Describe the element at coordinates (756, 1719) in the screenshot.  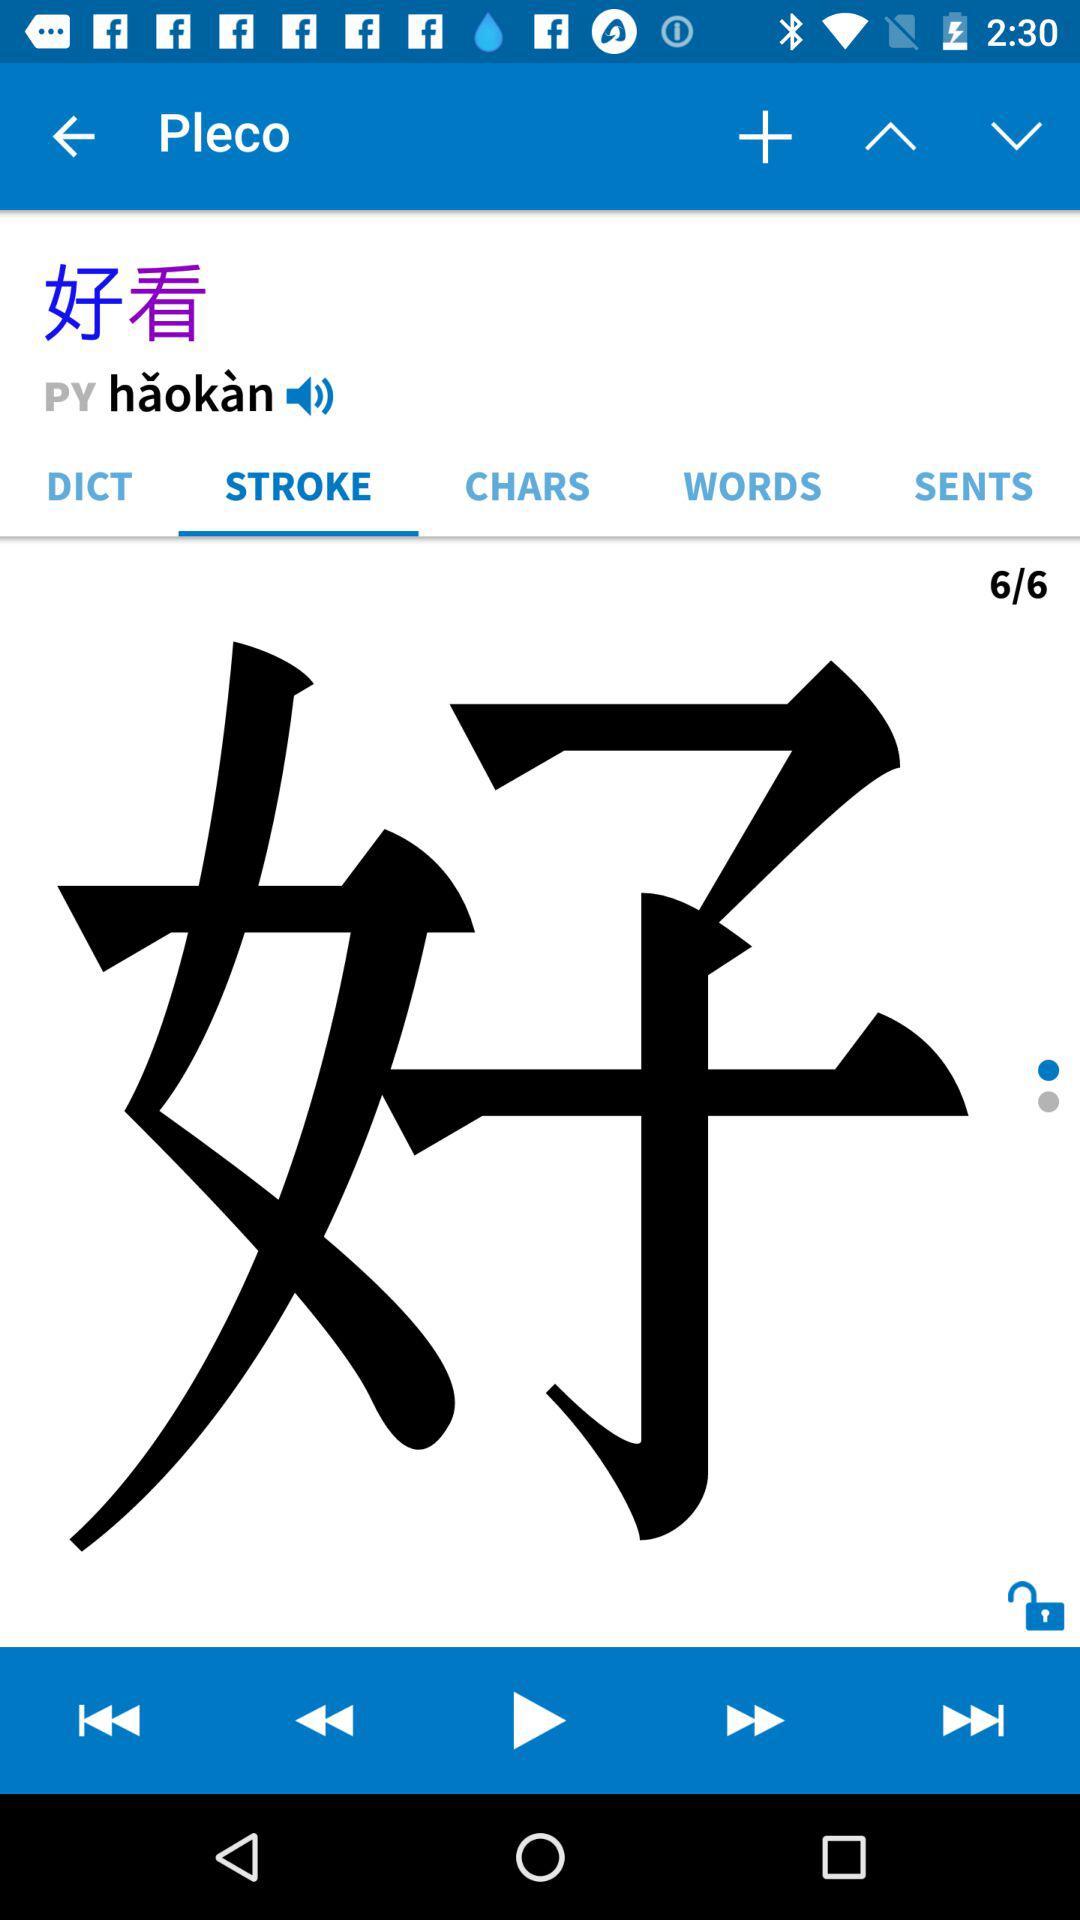
I see `the av_forward icon` at that location.